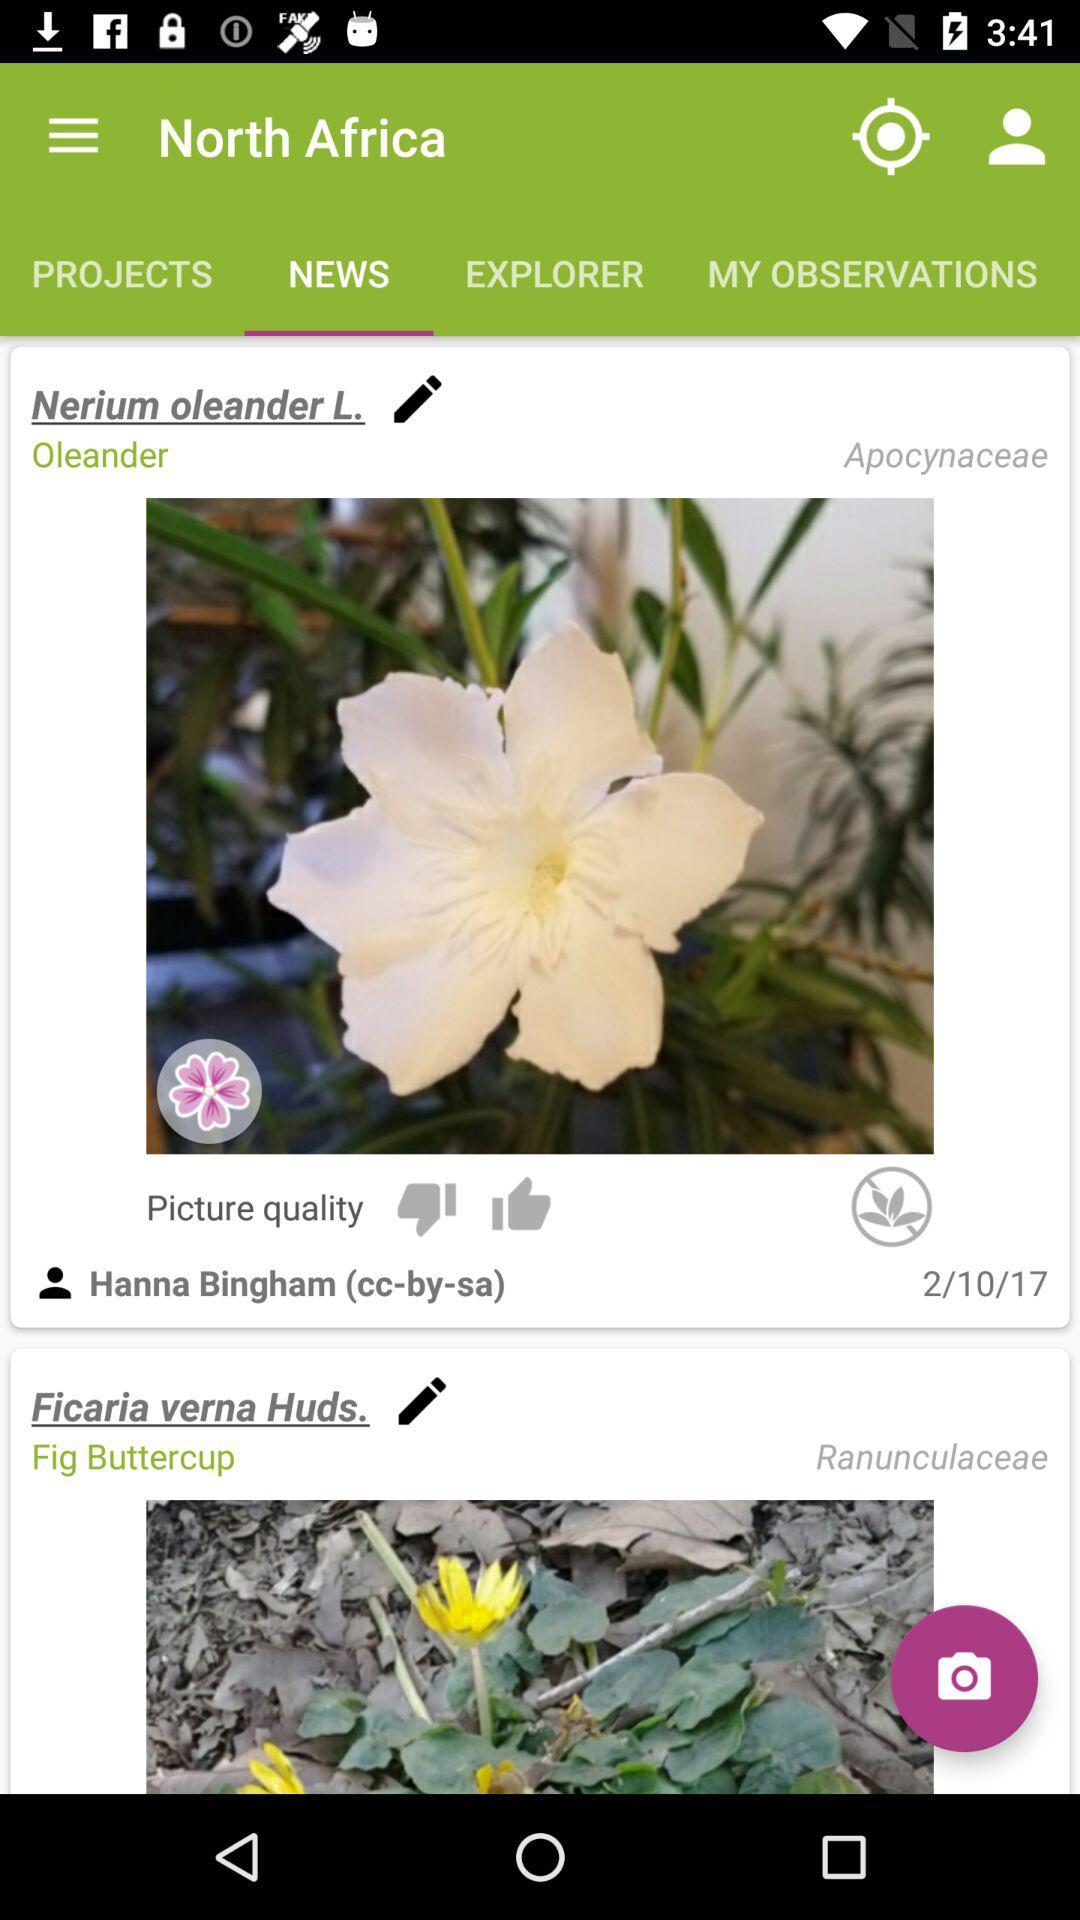 Image resolution: width=1080 pixels, height=1920 pixels. What do you see at coordinates (1017, 135) in the screenshot?
I see `item above the my observations icon` at bounding box center [1017, 135].